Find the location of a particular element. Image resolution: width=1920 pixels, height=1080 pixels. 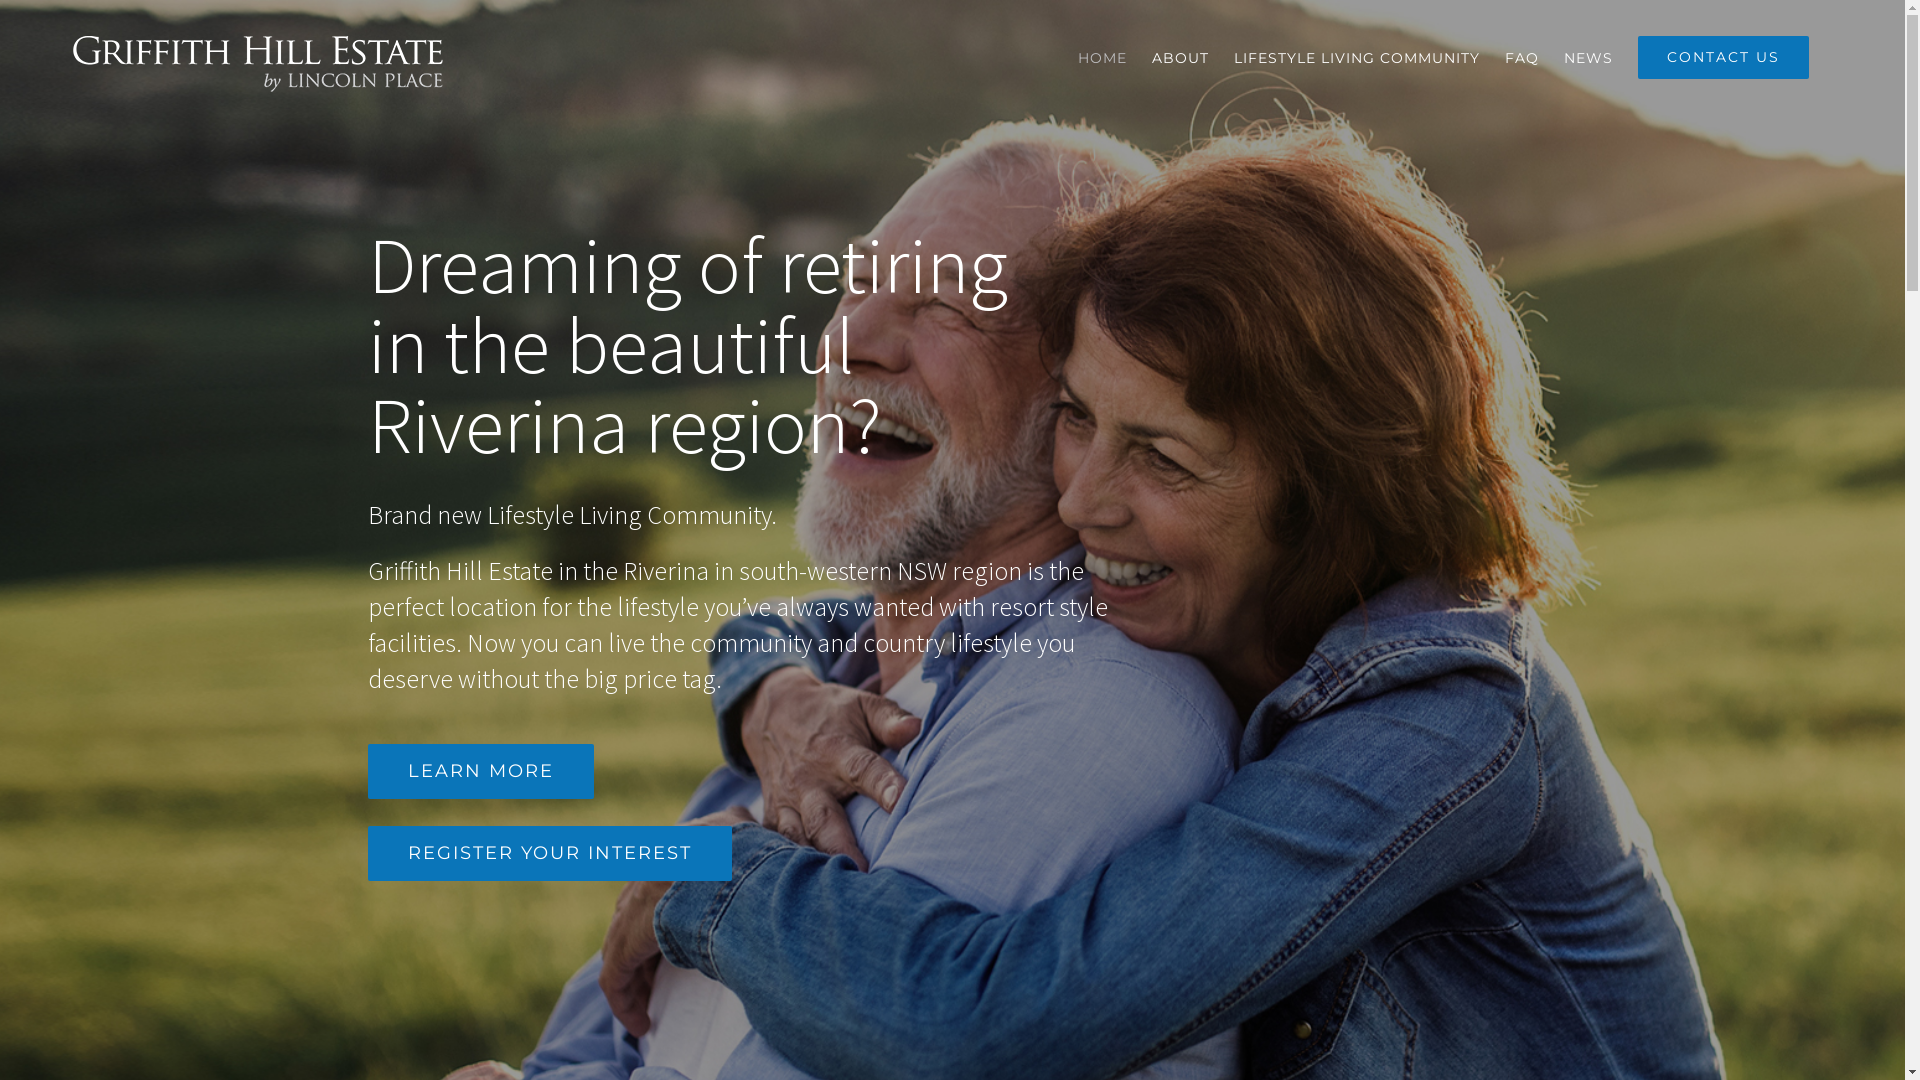

'REGISTER YOUR INTEREST' is located at coordinates (550, 853).